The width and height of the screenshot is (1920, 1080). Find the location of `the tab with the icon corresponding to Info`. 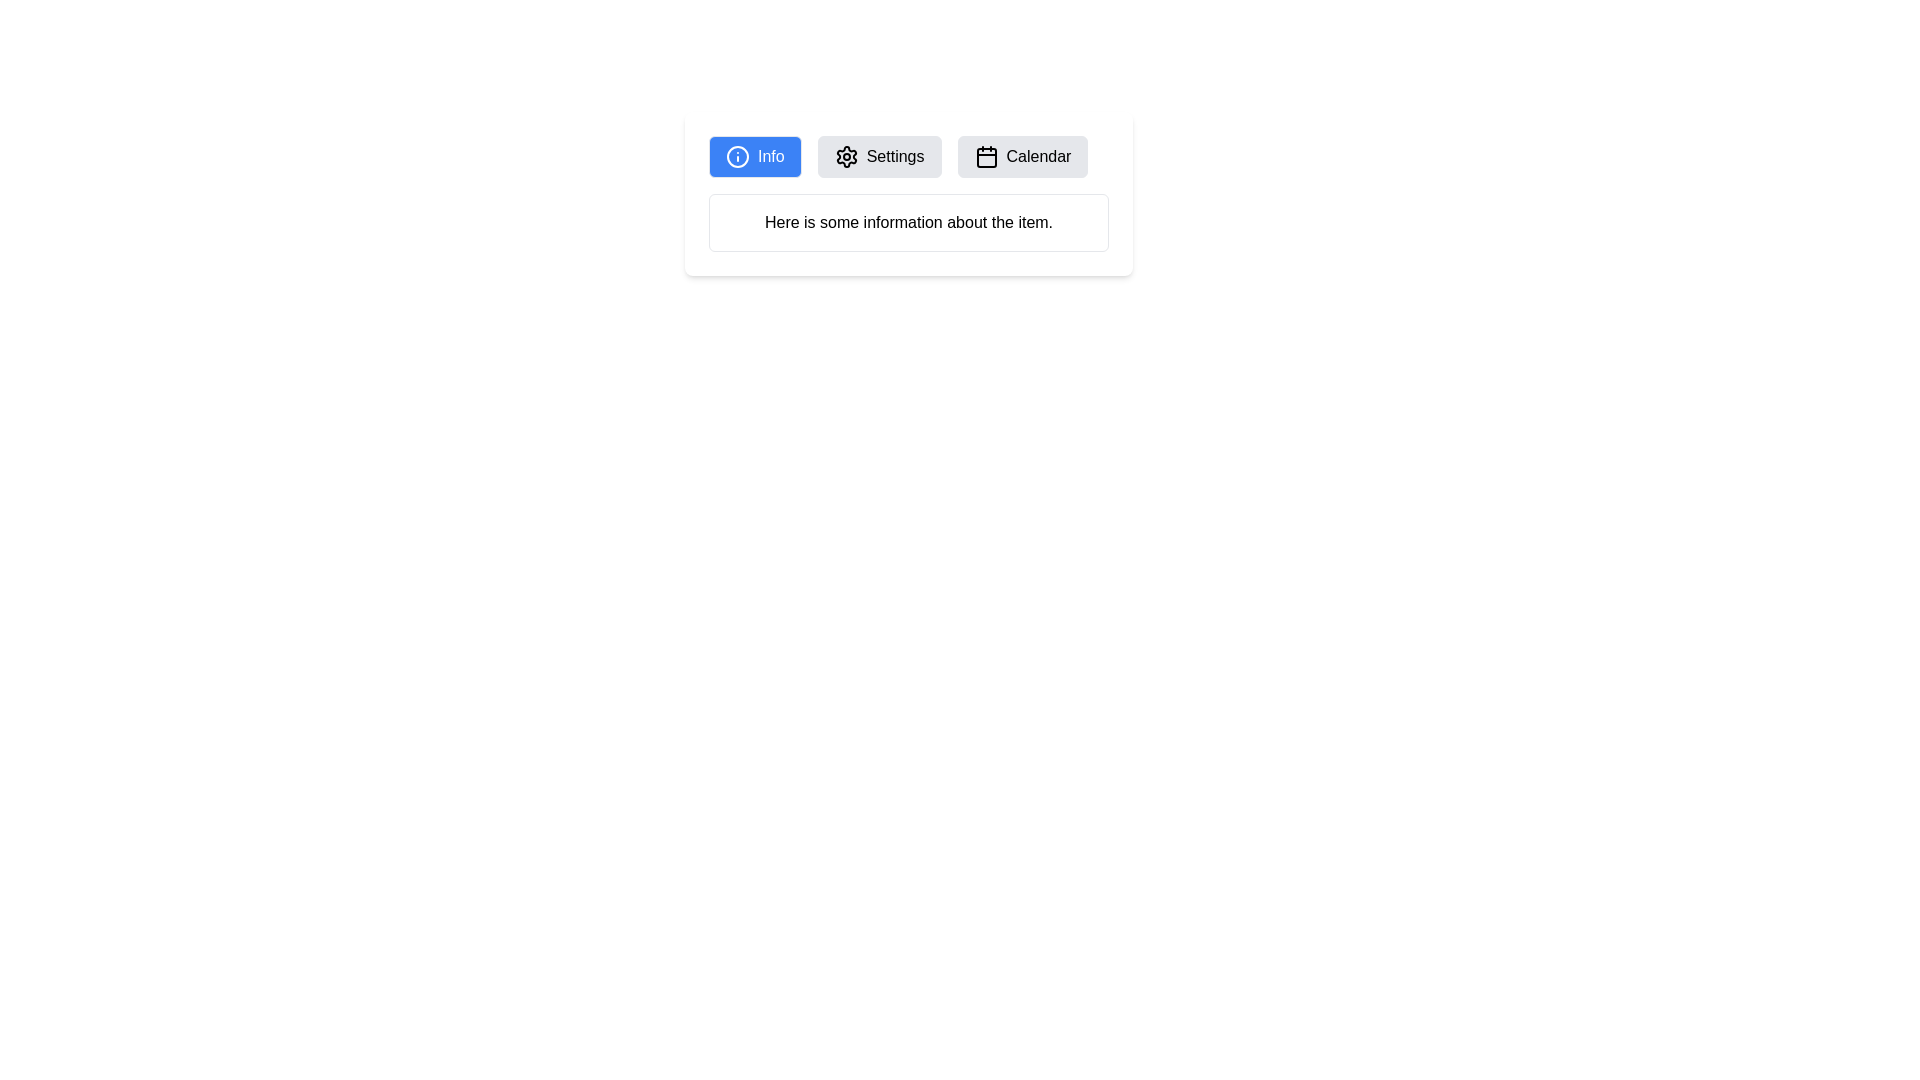

the tab with the icon corresponding to Info is located at coordinates (753, 156).